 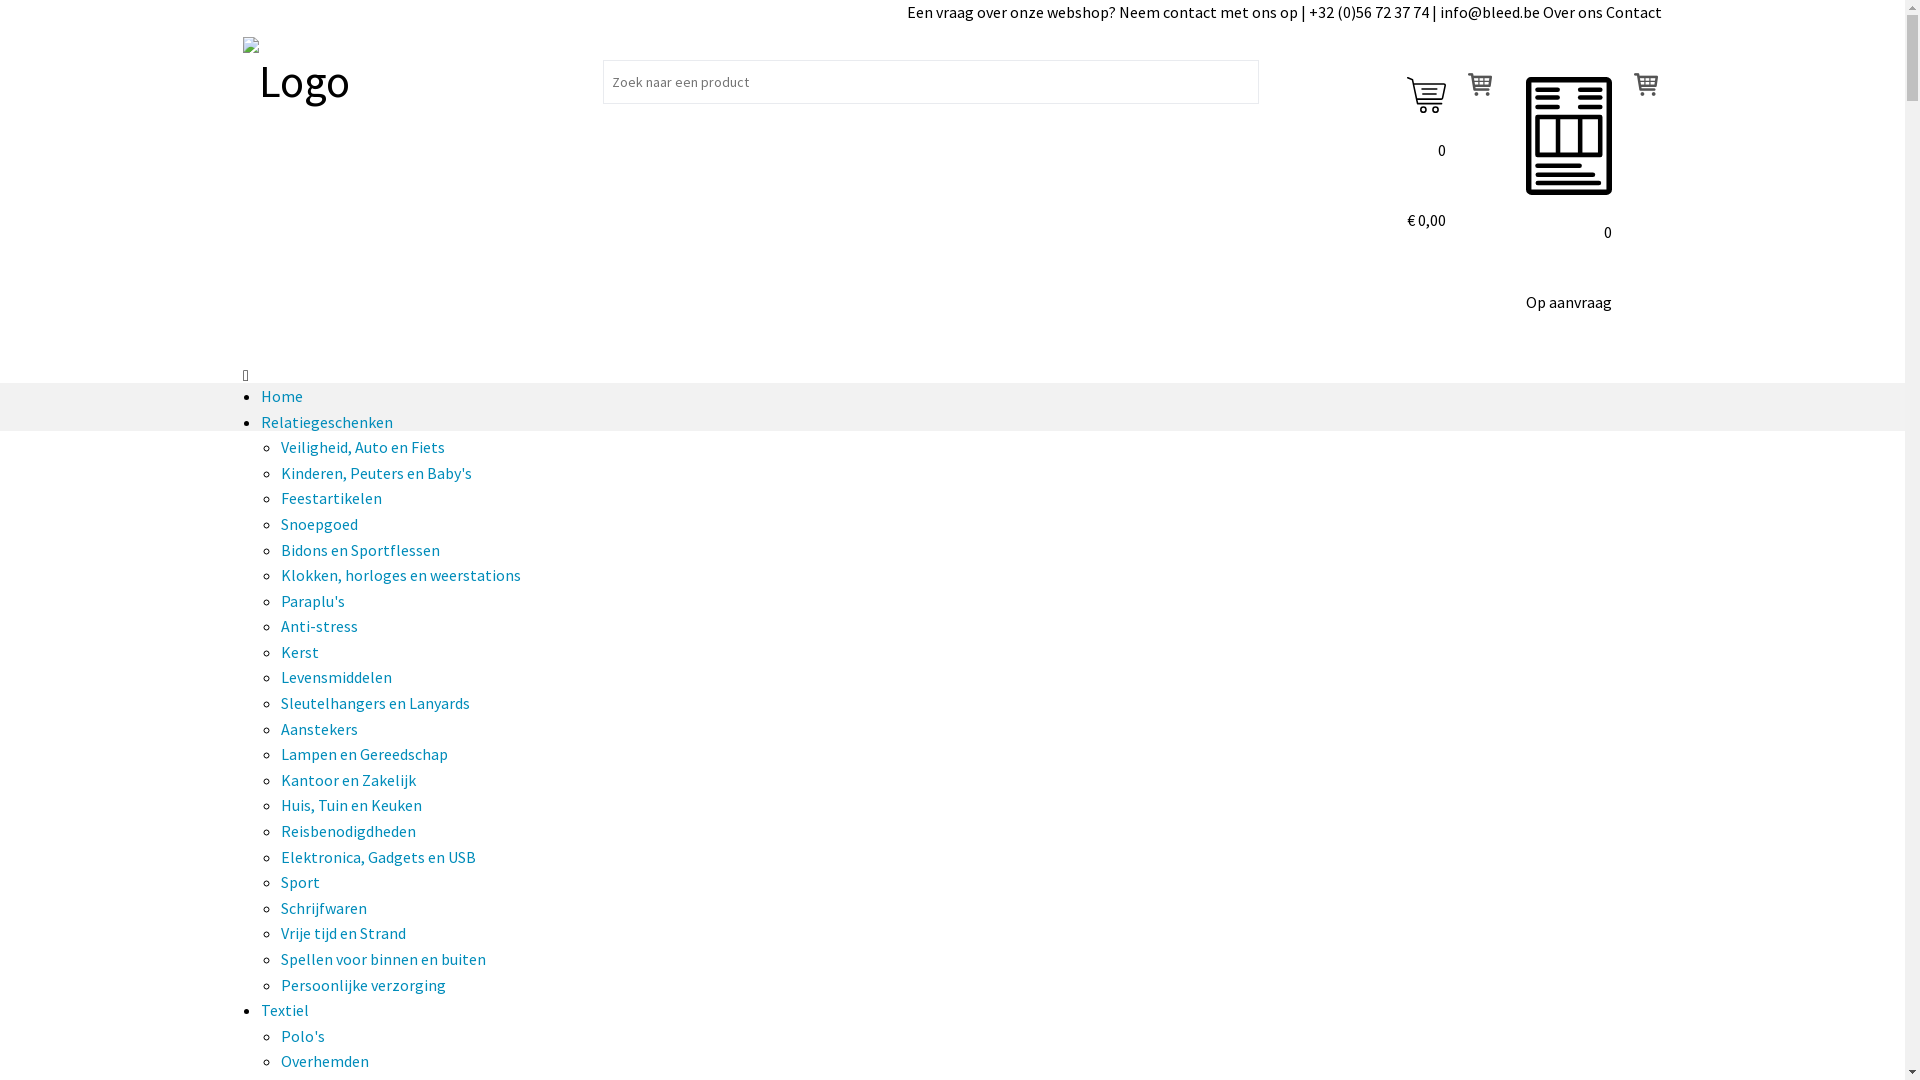 I want to click on 'Persoonlijke verzorging', so click(x=363, y=983).